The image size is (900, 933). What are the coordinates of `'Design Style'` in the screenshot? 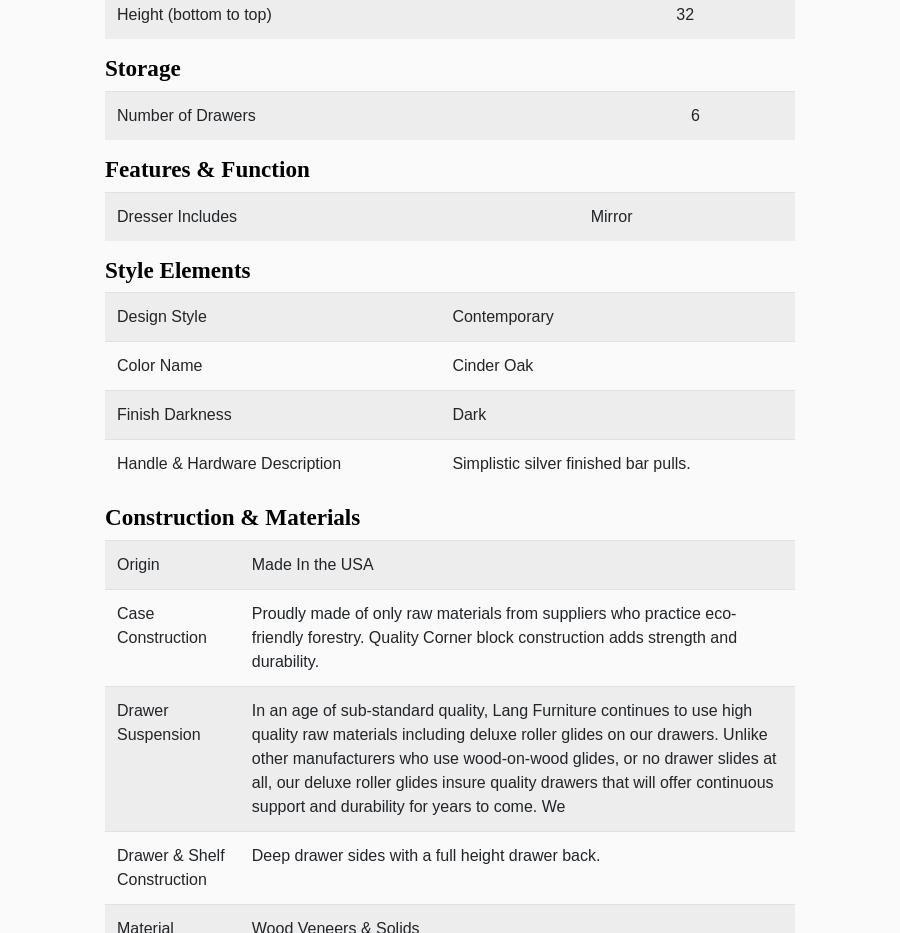 It's located at (161, 315).